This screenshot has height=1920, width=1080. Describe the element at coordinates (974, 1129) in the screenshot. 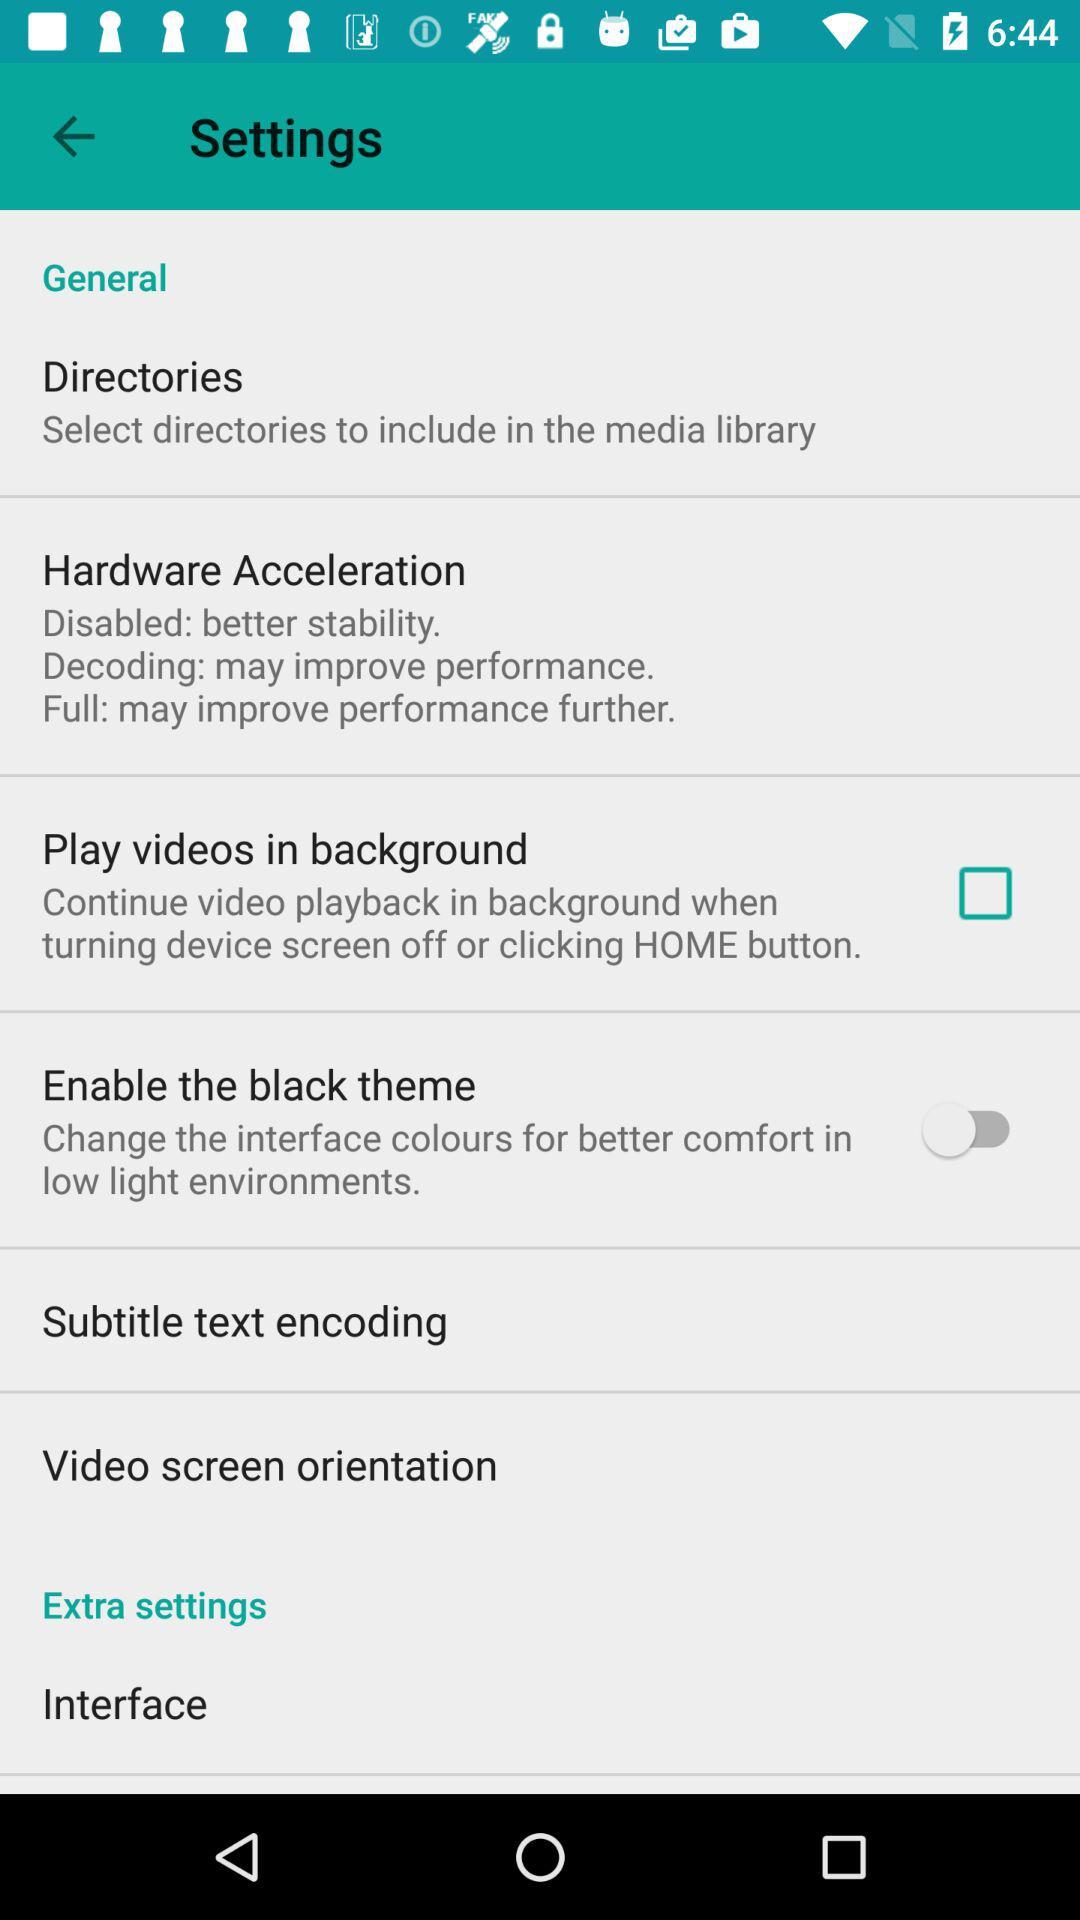

I see `the icon next to the change the interface` at that location.